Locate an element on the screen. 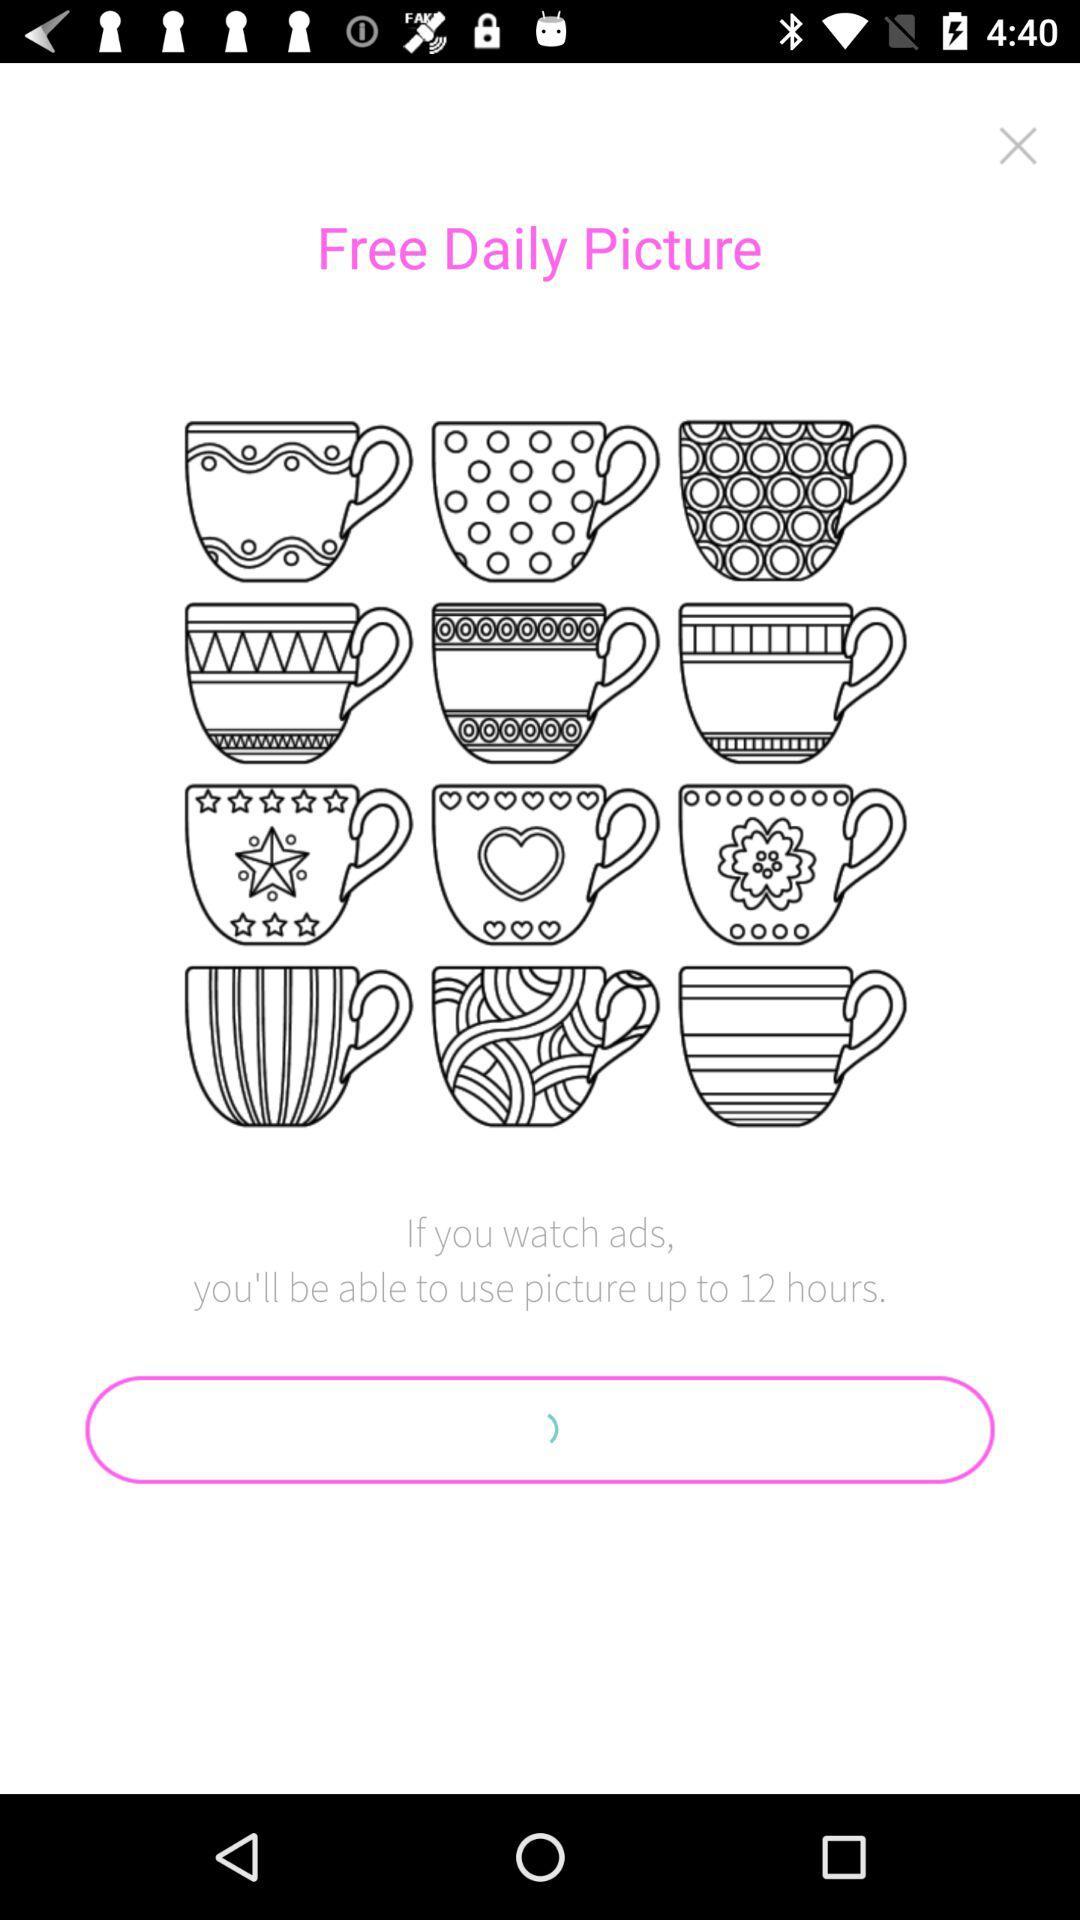 This screenshot has width=1080, height=1920. exit screen is located at coordinates (1018, 144).